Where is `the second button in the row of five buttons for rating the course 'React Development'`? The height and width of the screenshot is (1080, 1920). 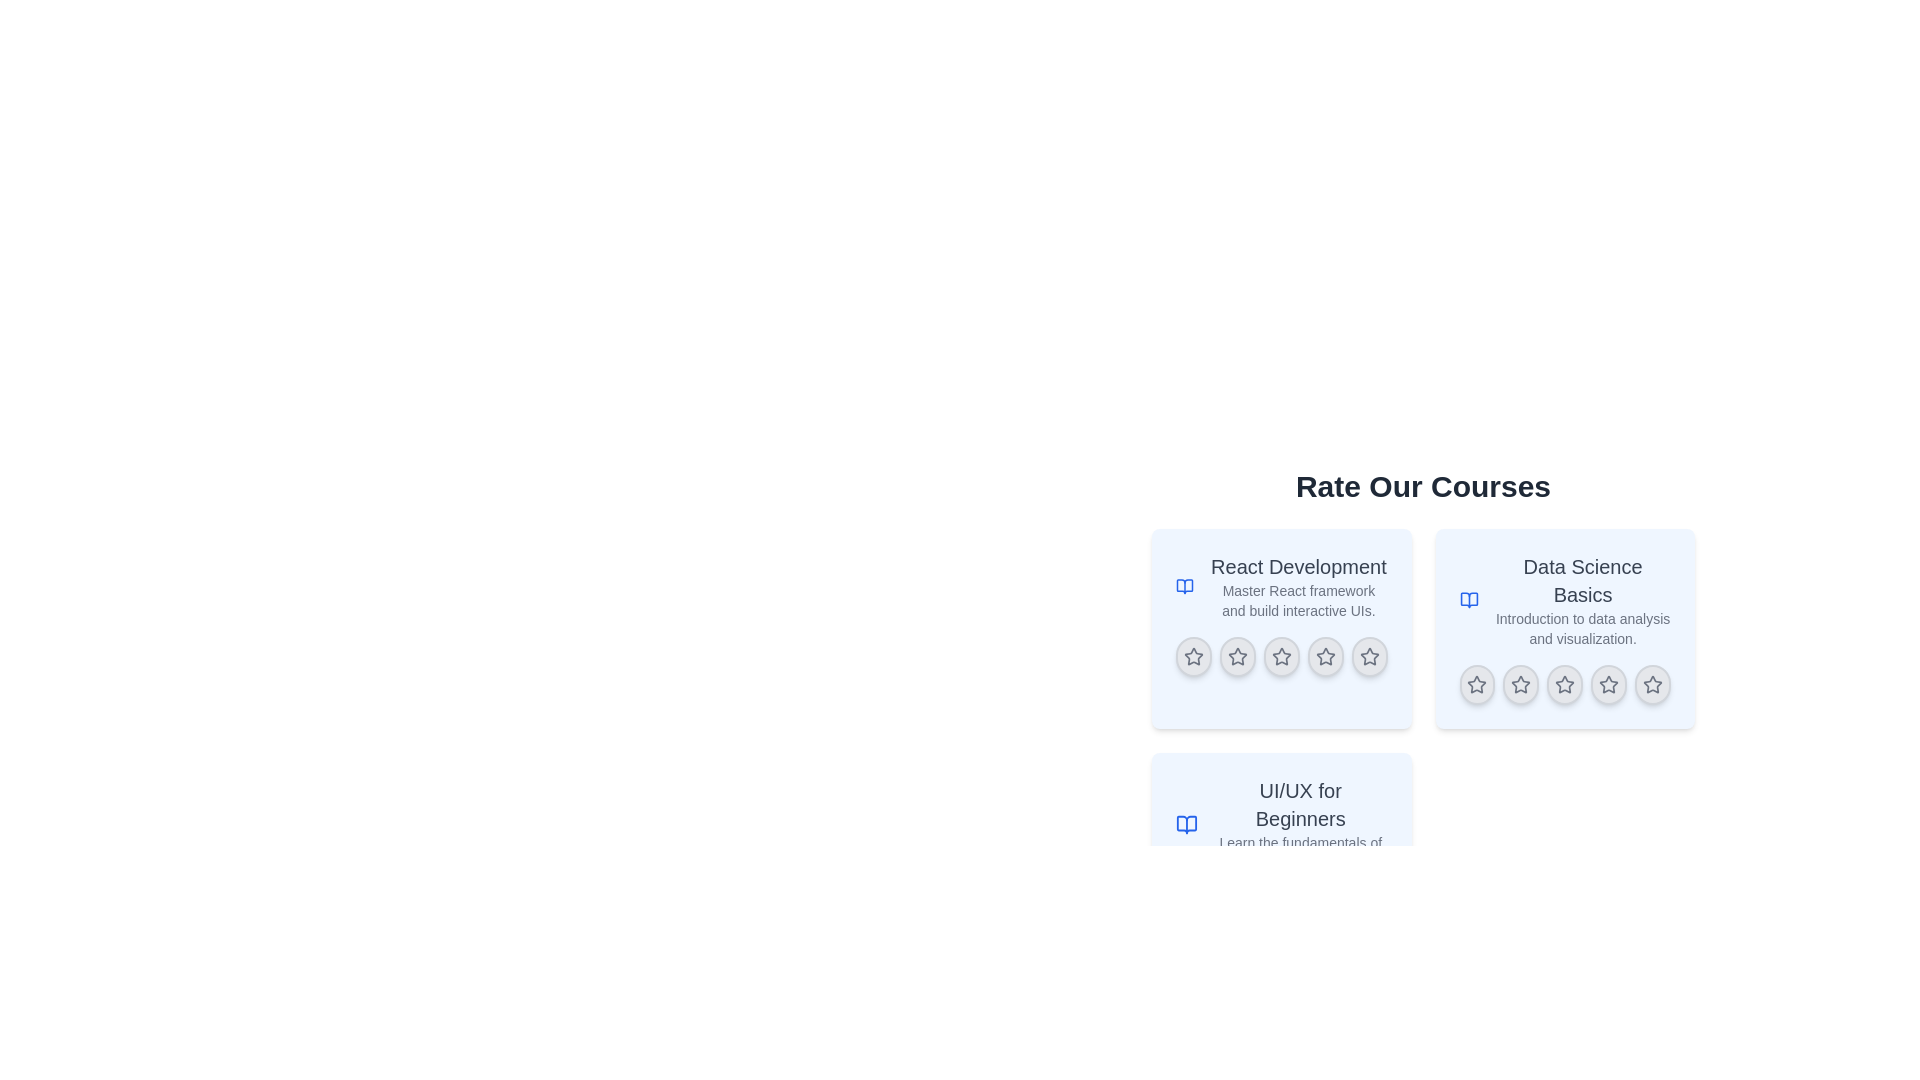
the second button in the row of five buttons for rating the course 'React Development' is located at coordinates (1236, 656).